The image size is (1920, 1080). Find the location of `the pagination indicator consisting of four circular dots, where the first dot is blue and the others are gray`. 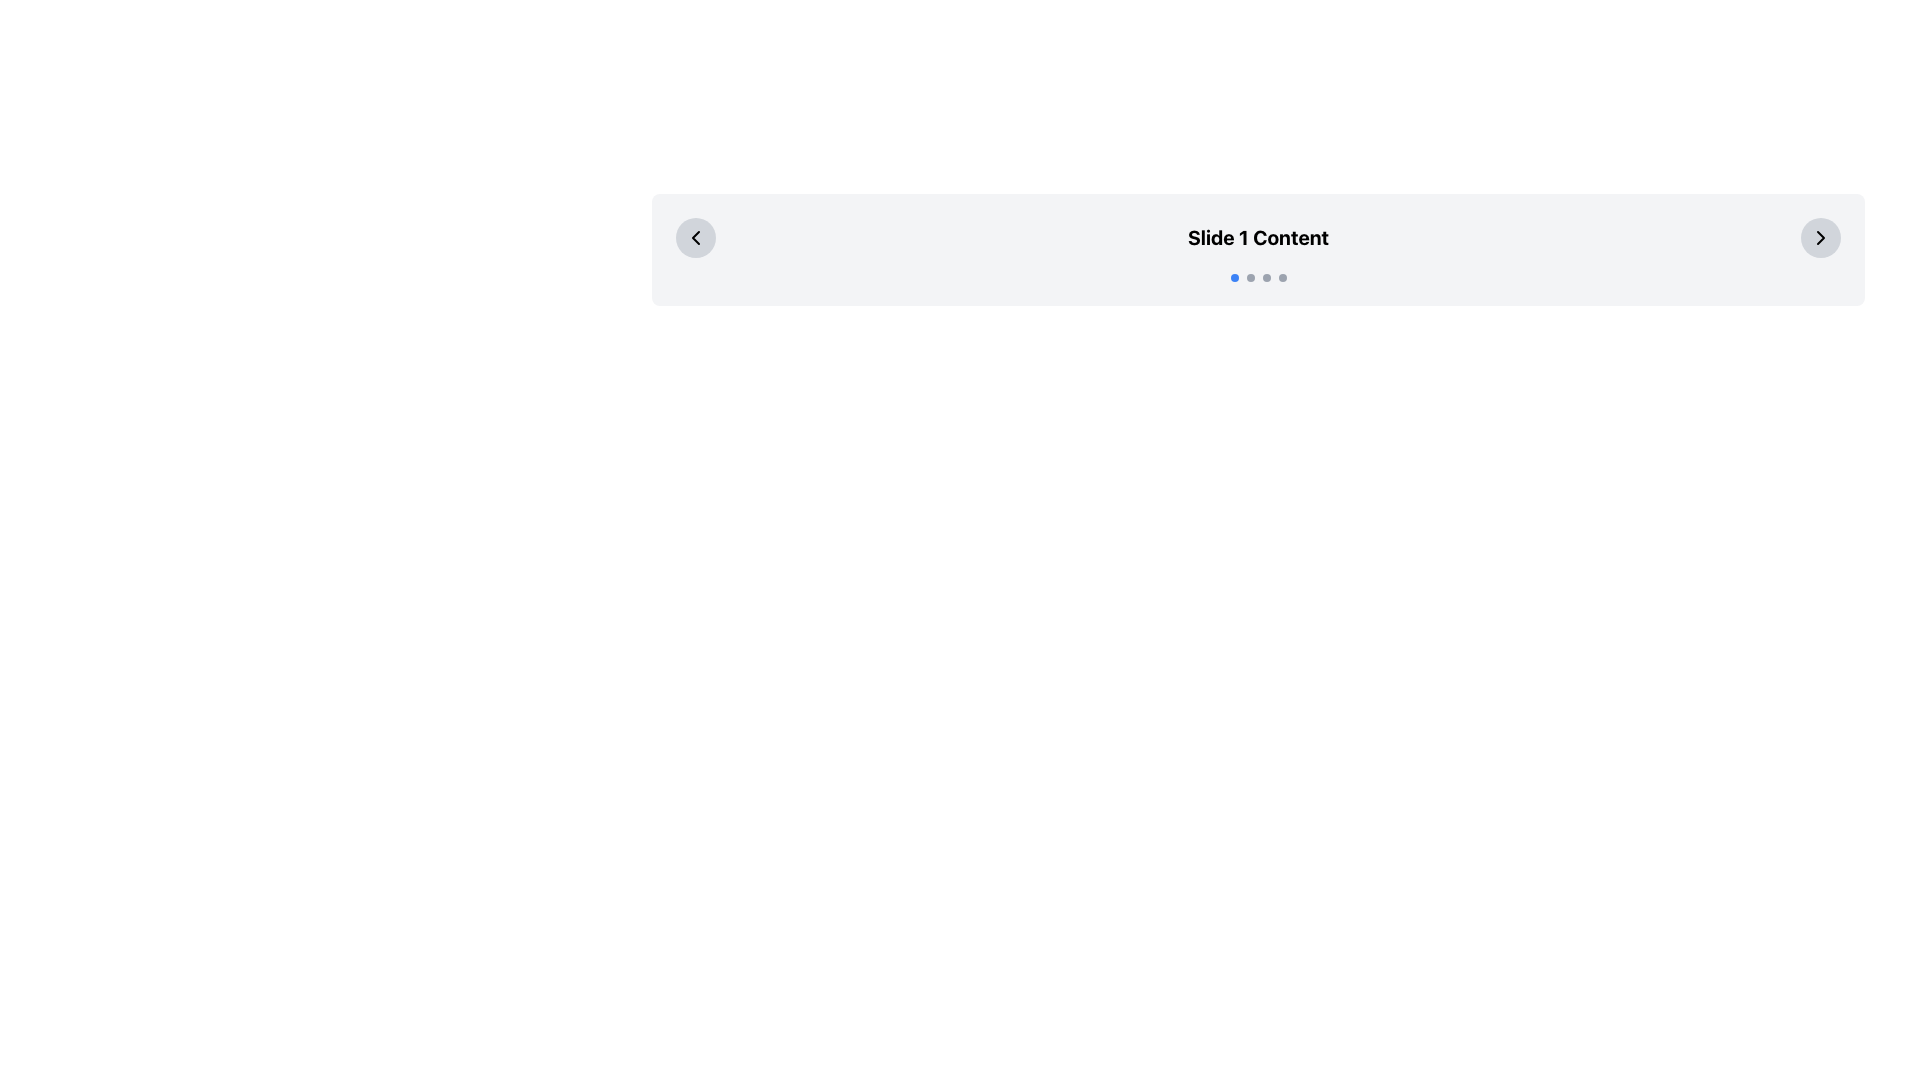

the pagination indicator consisting of four circular dots, where the first dot is blue and the others are gray is located at coordinates (1257, 277).